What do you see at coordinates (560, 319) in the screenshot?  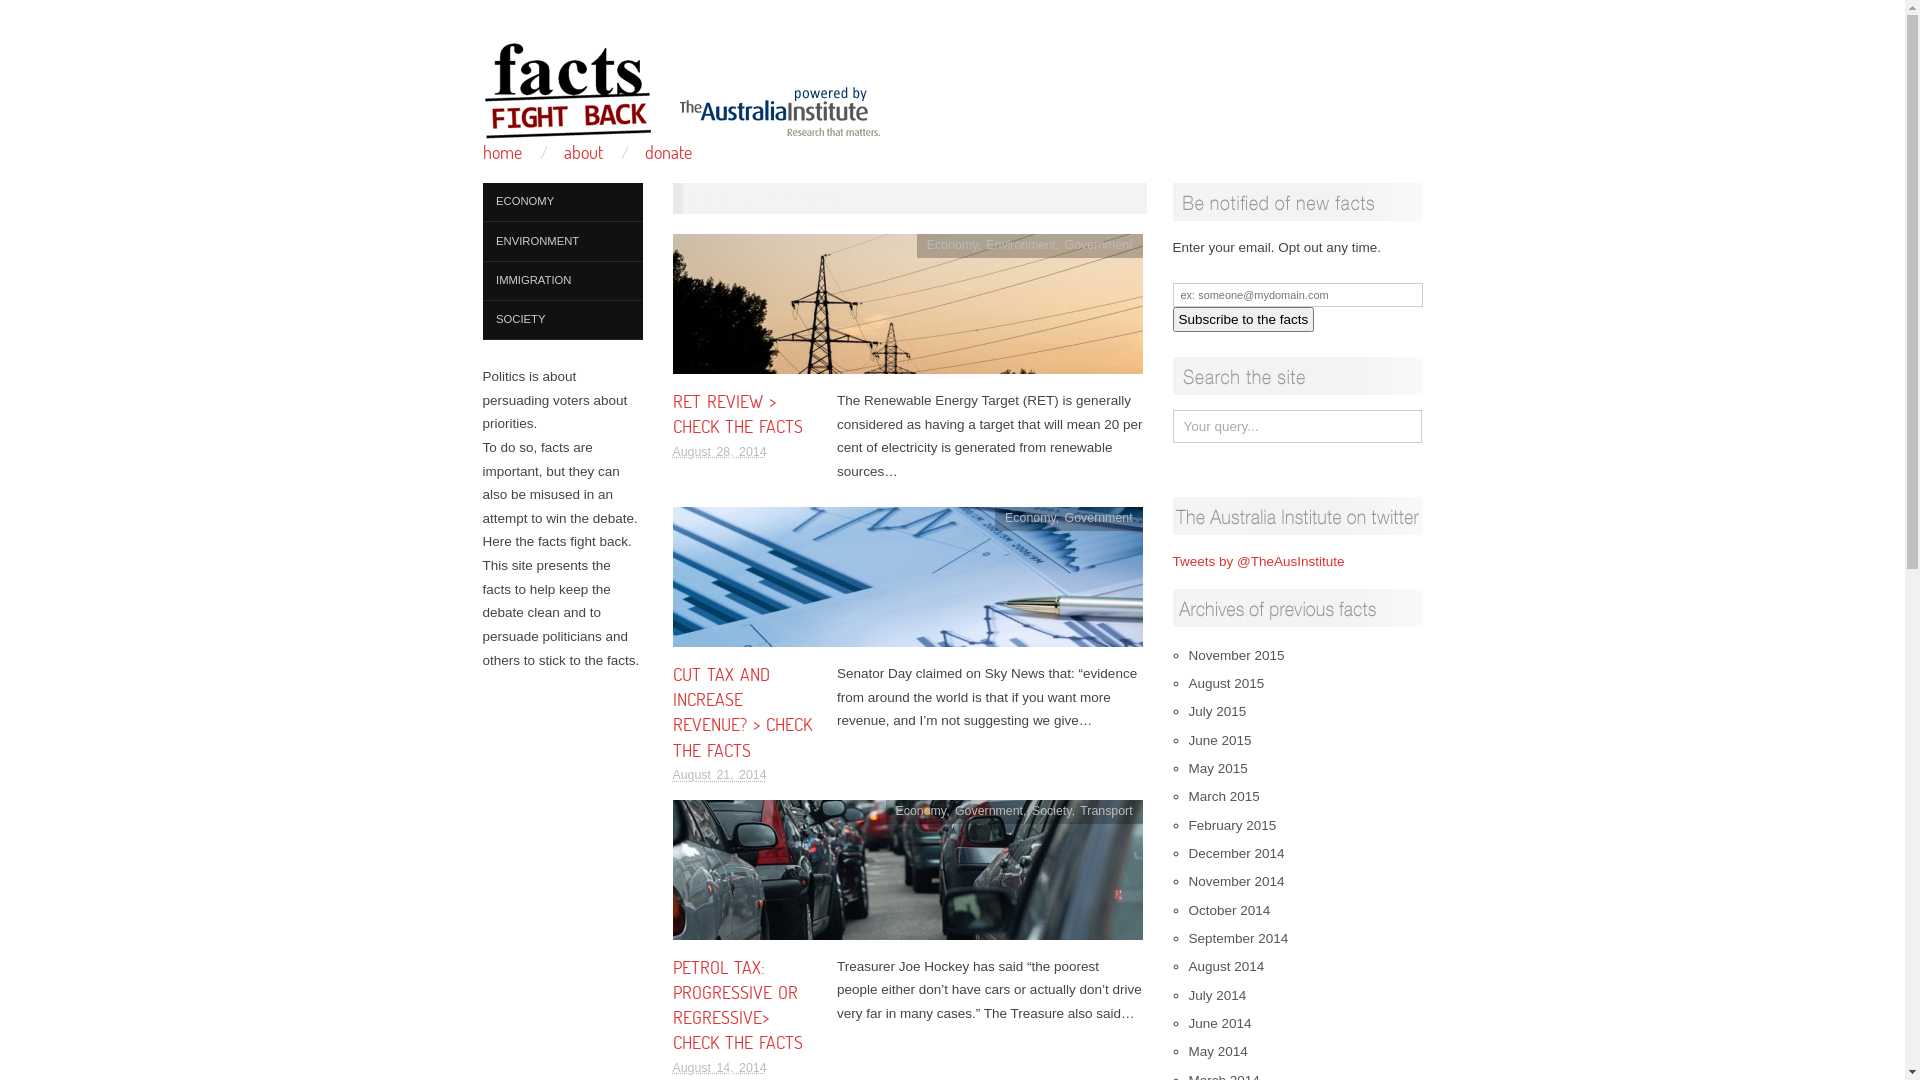 I see `'SOCIETY'` at bounding box center [560, 319].